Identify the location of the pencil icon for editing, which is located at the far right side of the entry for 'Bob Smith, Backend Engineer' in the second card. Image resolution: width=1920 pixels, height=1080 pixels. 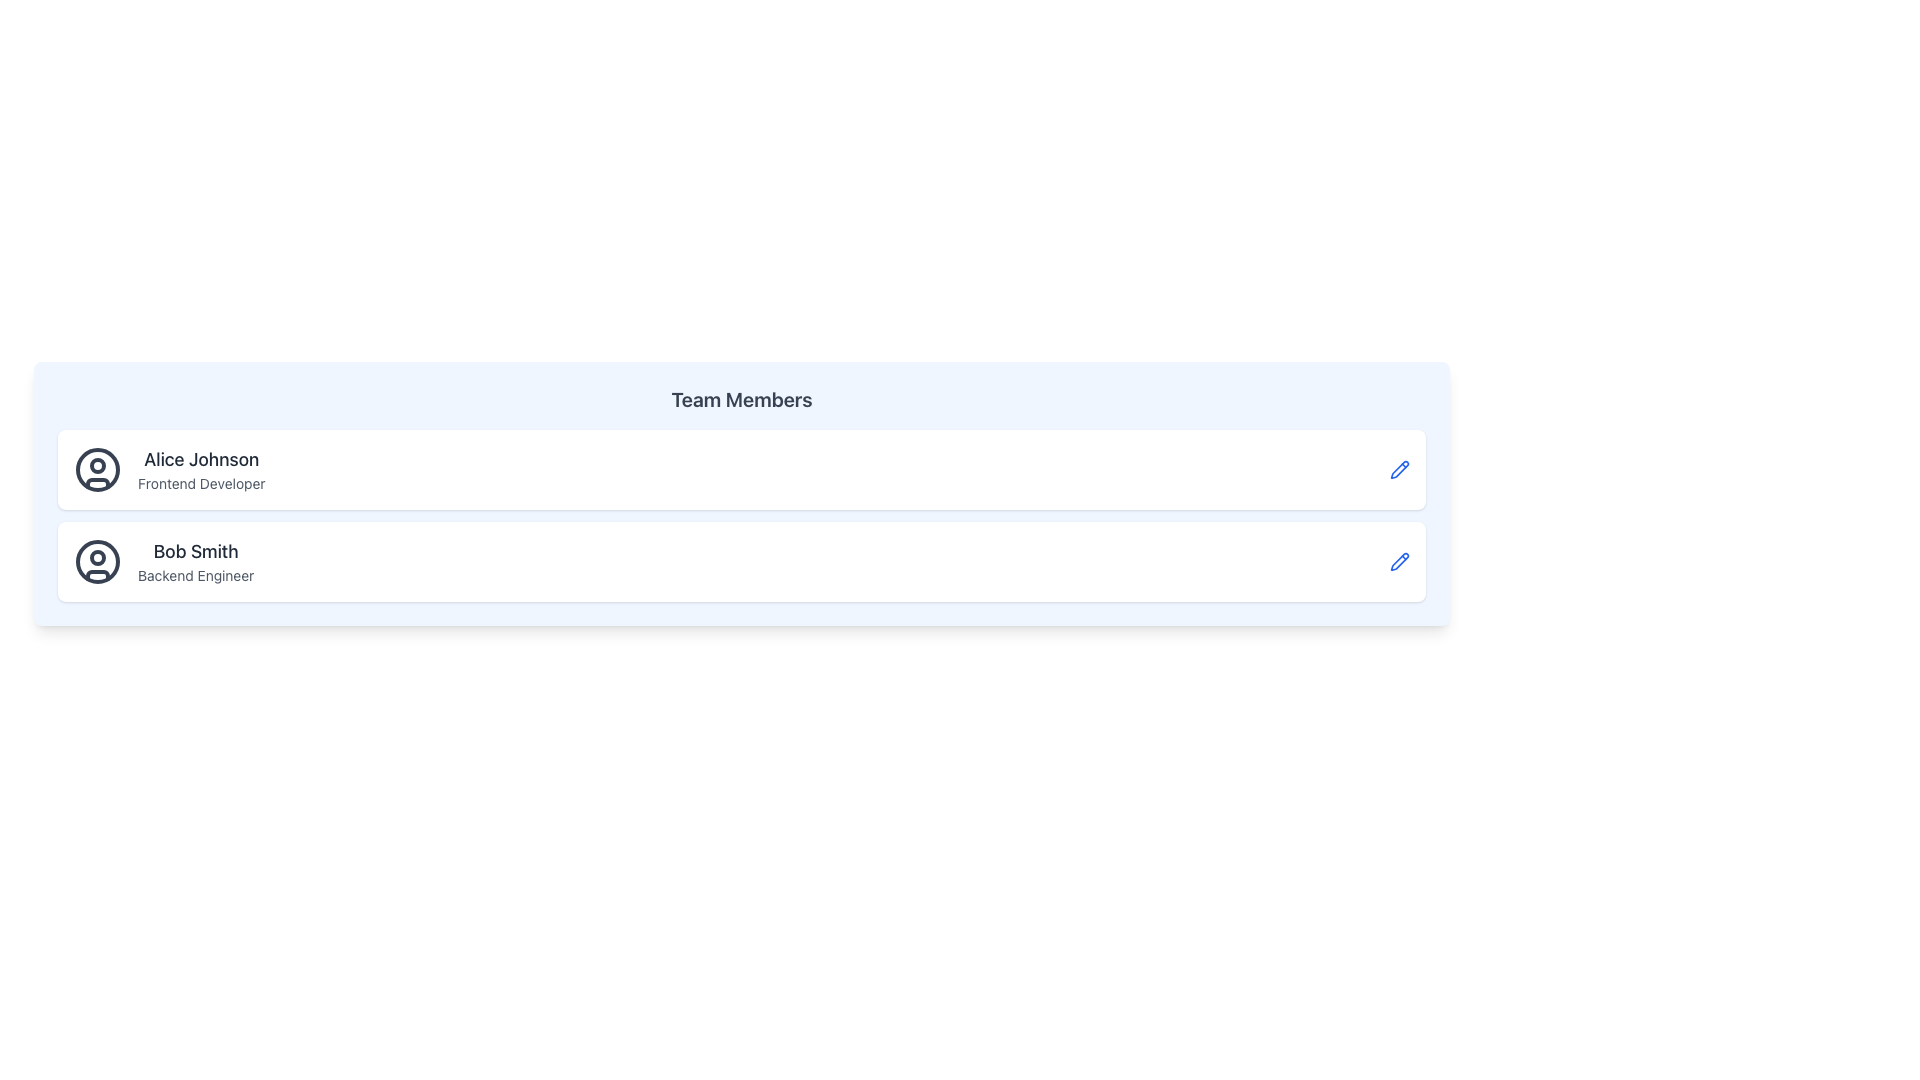
(1399, 562).